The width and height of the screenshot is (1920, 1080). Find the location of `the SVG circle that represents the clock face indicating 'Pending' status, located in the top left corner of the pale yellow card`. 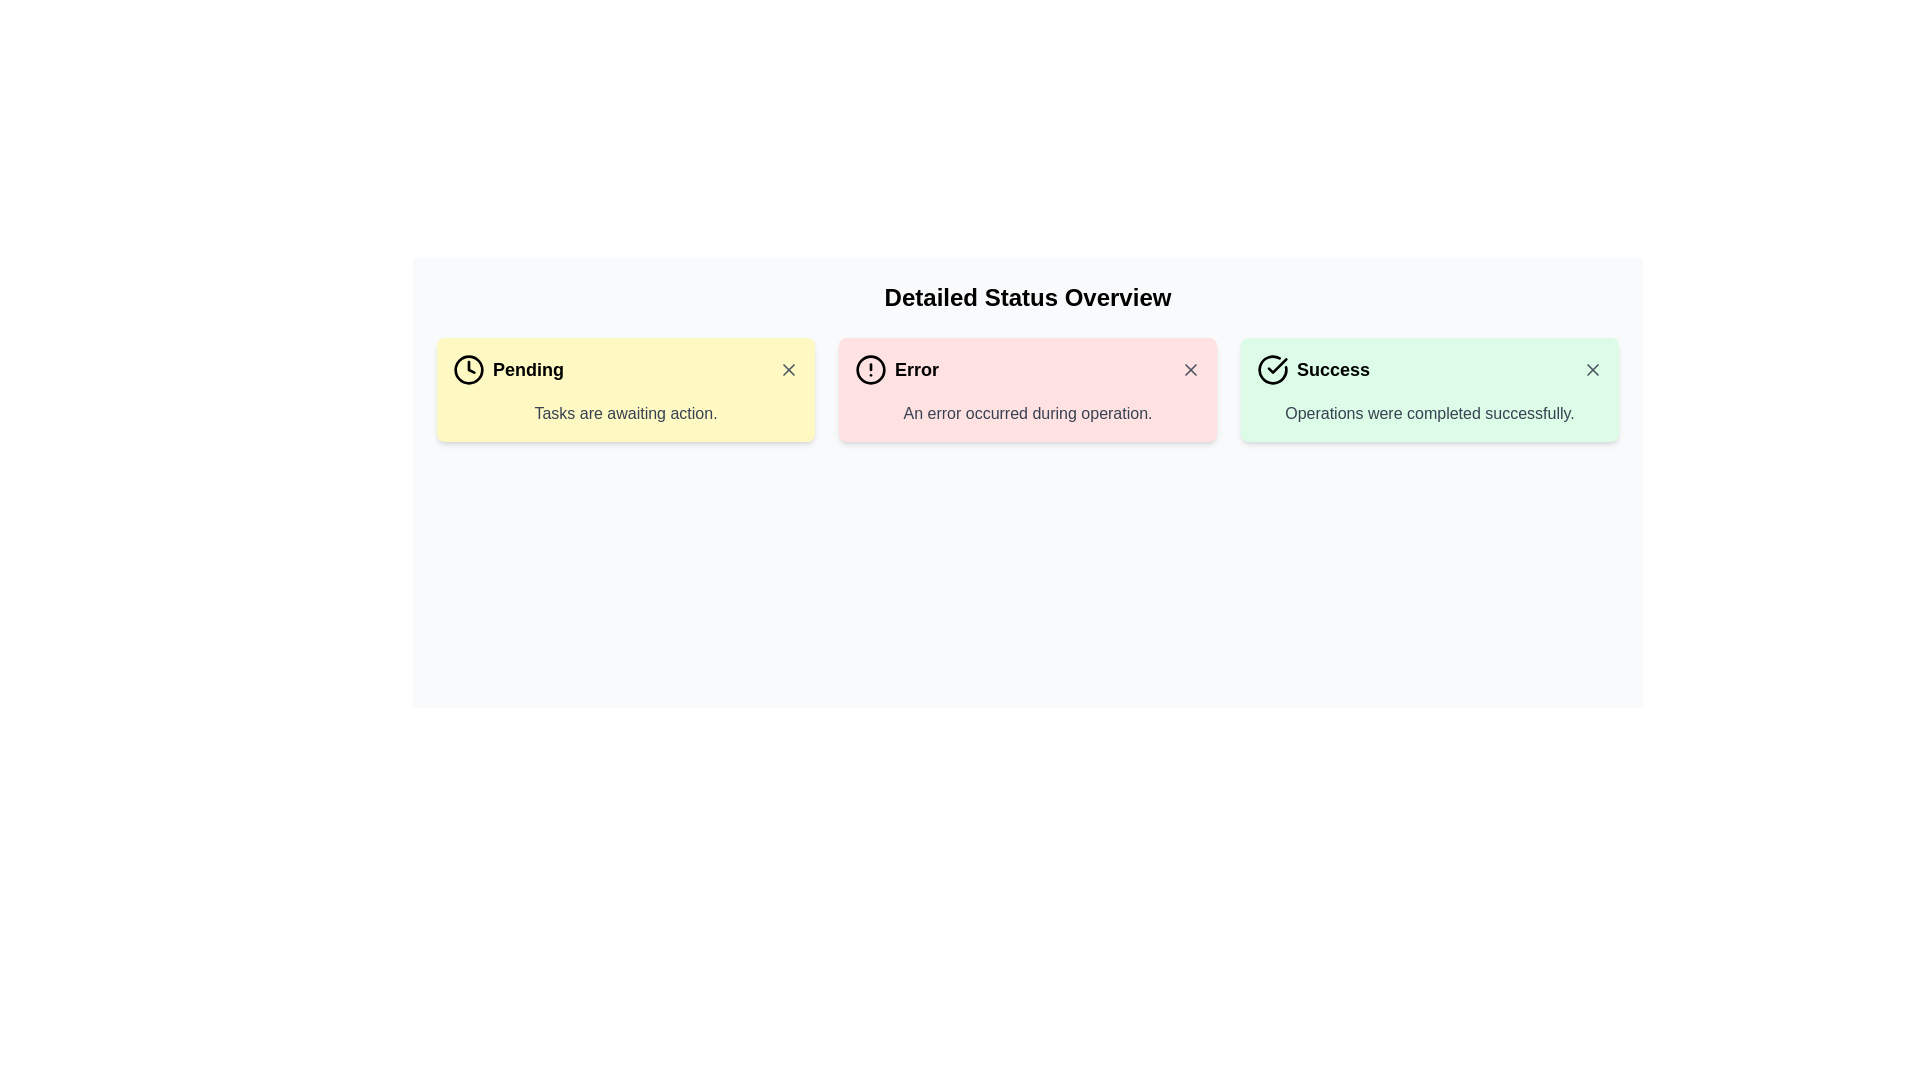

the SVG circle that represents the clock face indicating 'Pending' status, located in the top left corner of the pale yellow card is located at coordinates (468, 370).